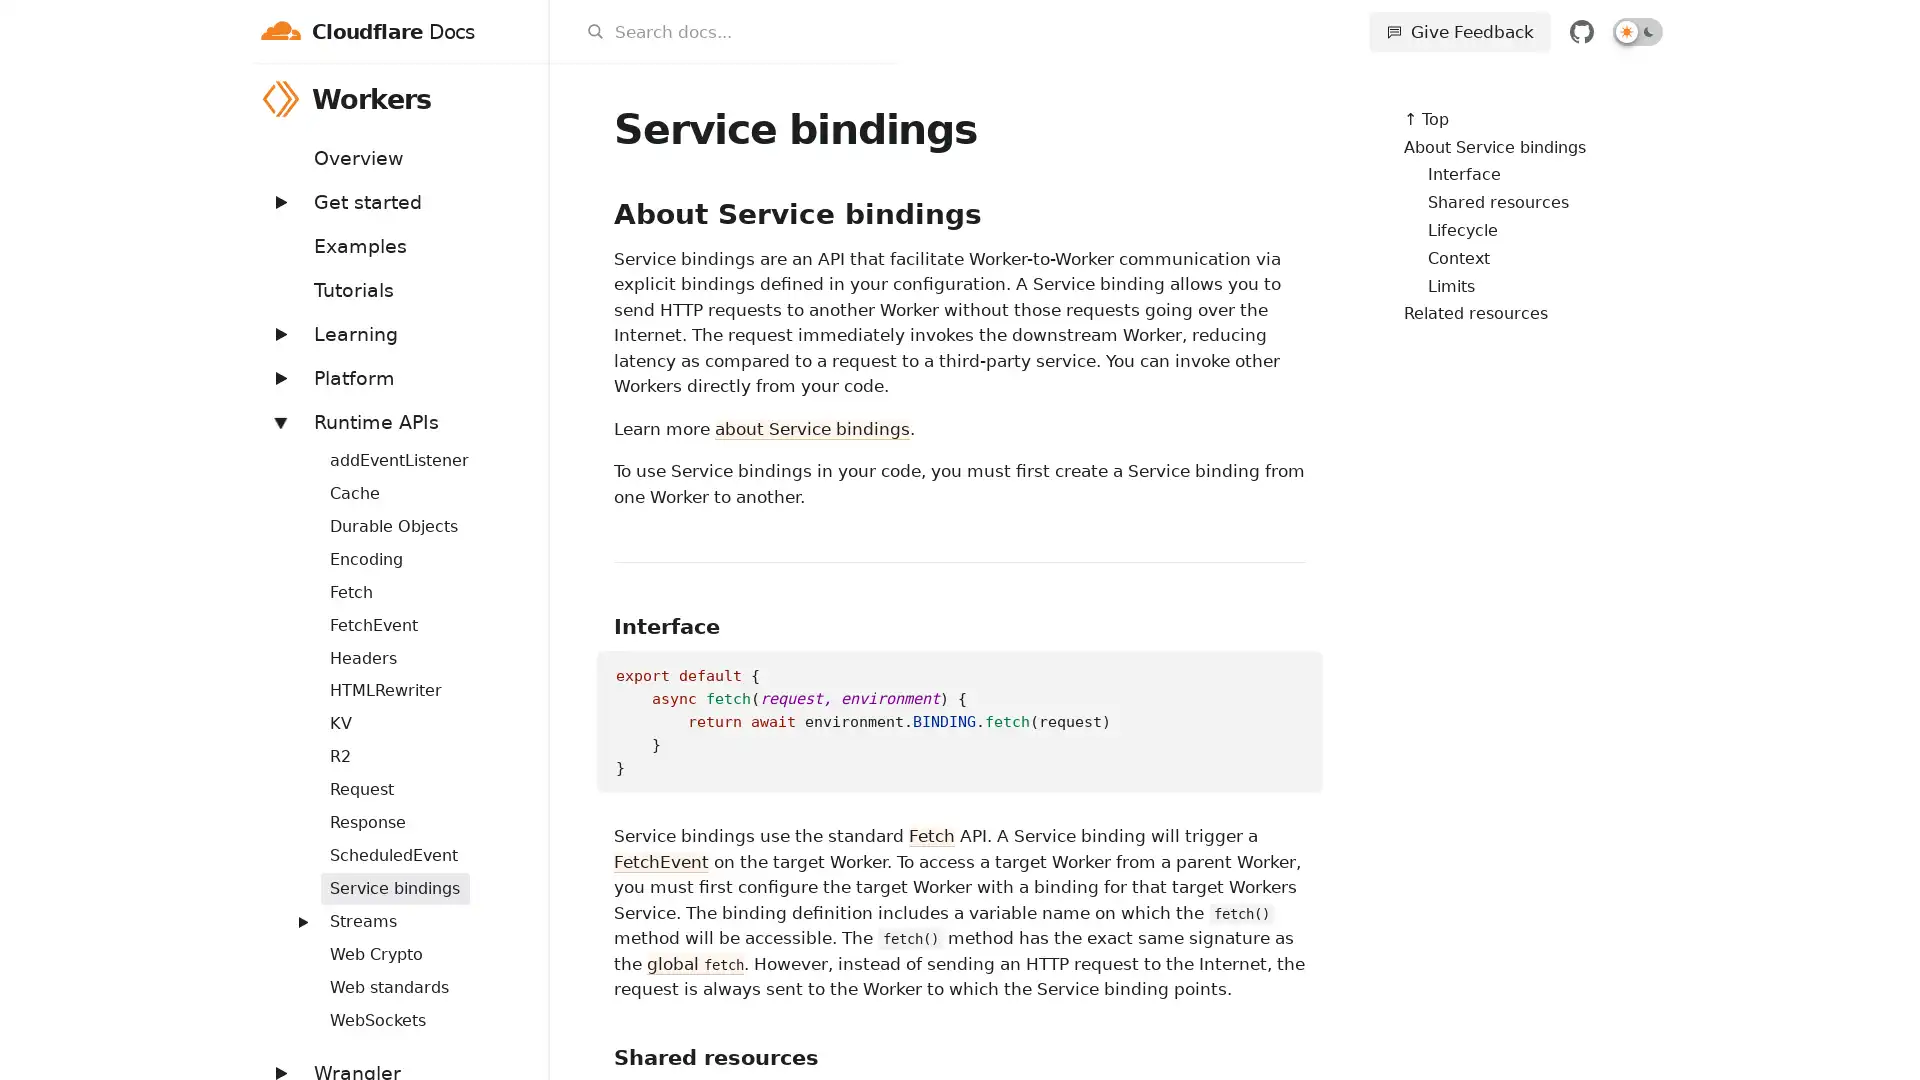  I want to click on Expand: Streams, so click(301, 921).